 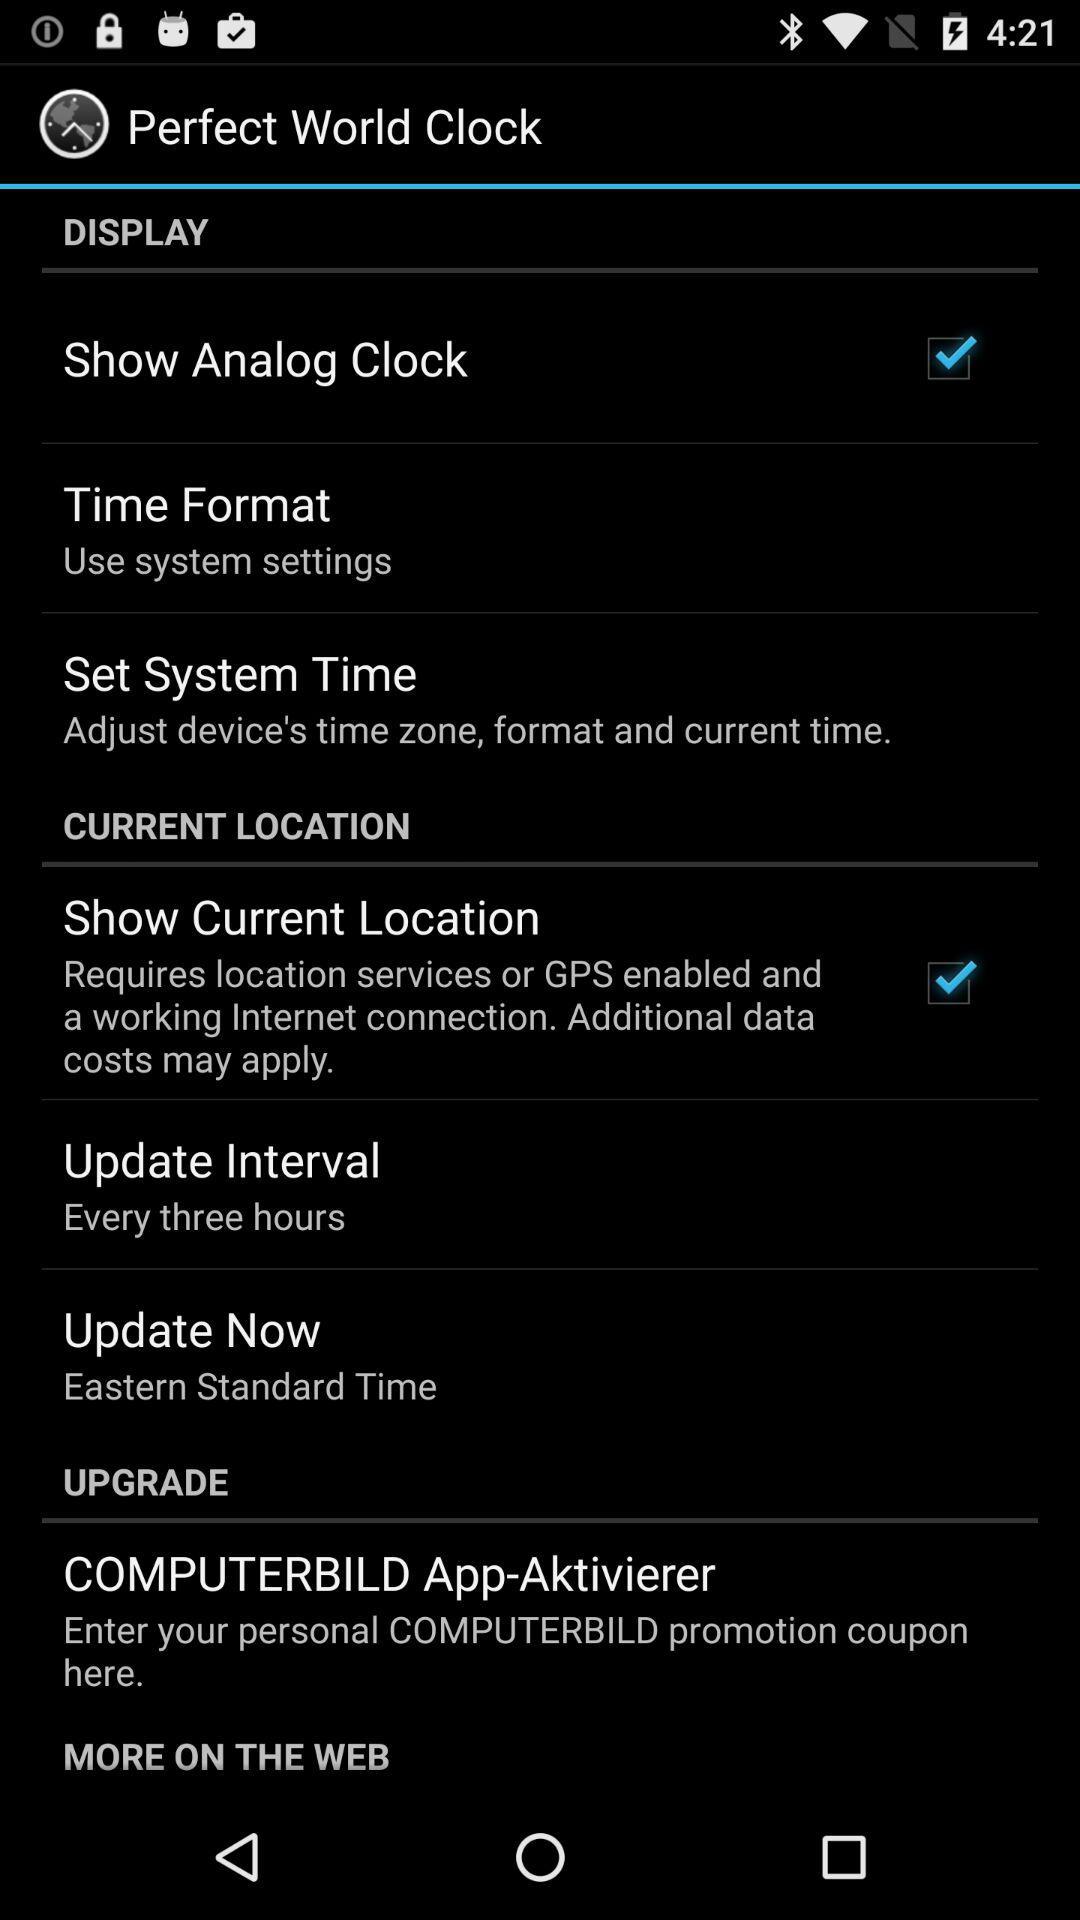 What do you see at coordinates (264, 358) in the screenshot?
I see `app above the time format item` at bounding box center [264, 358].